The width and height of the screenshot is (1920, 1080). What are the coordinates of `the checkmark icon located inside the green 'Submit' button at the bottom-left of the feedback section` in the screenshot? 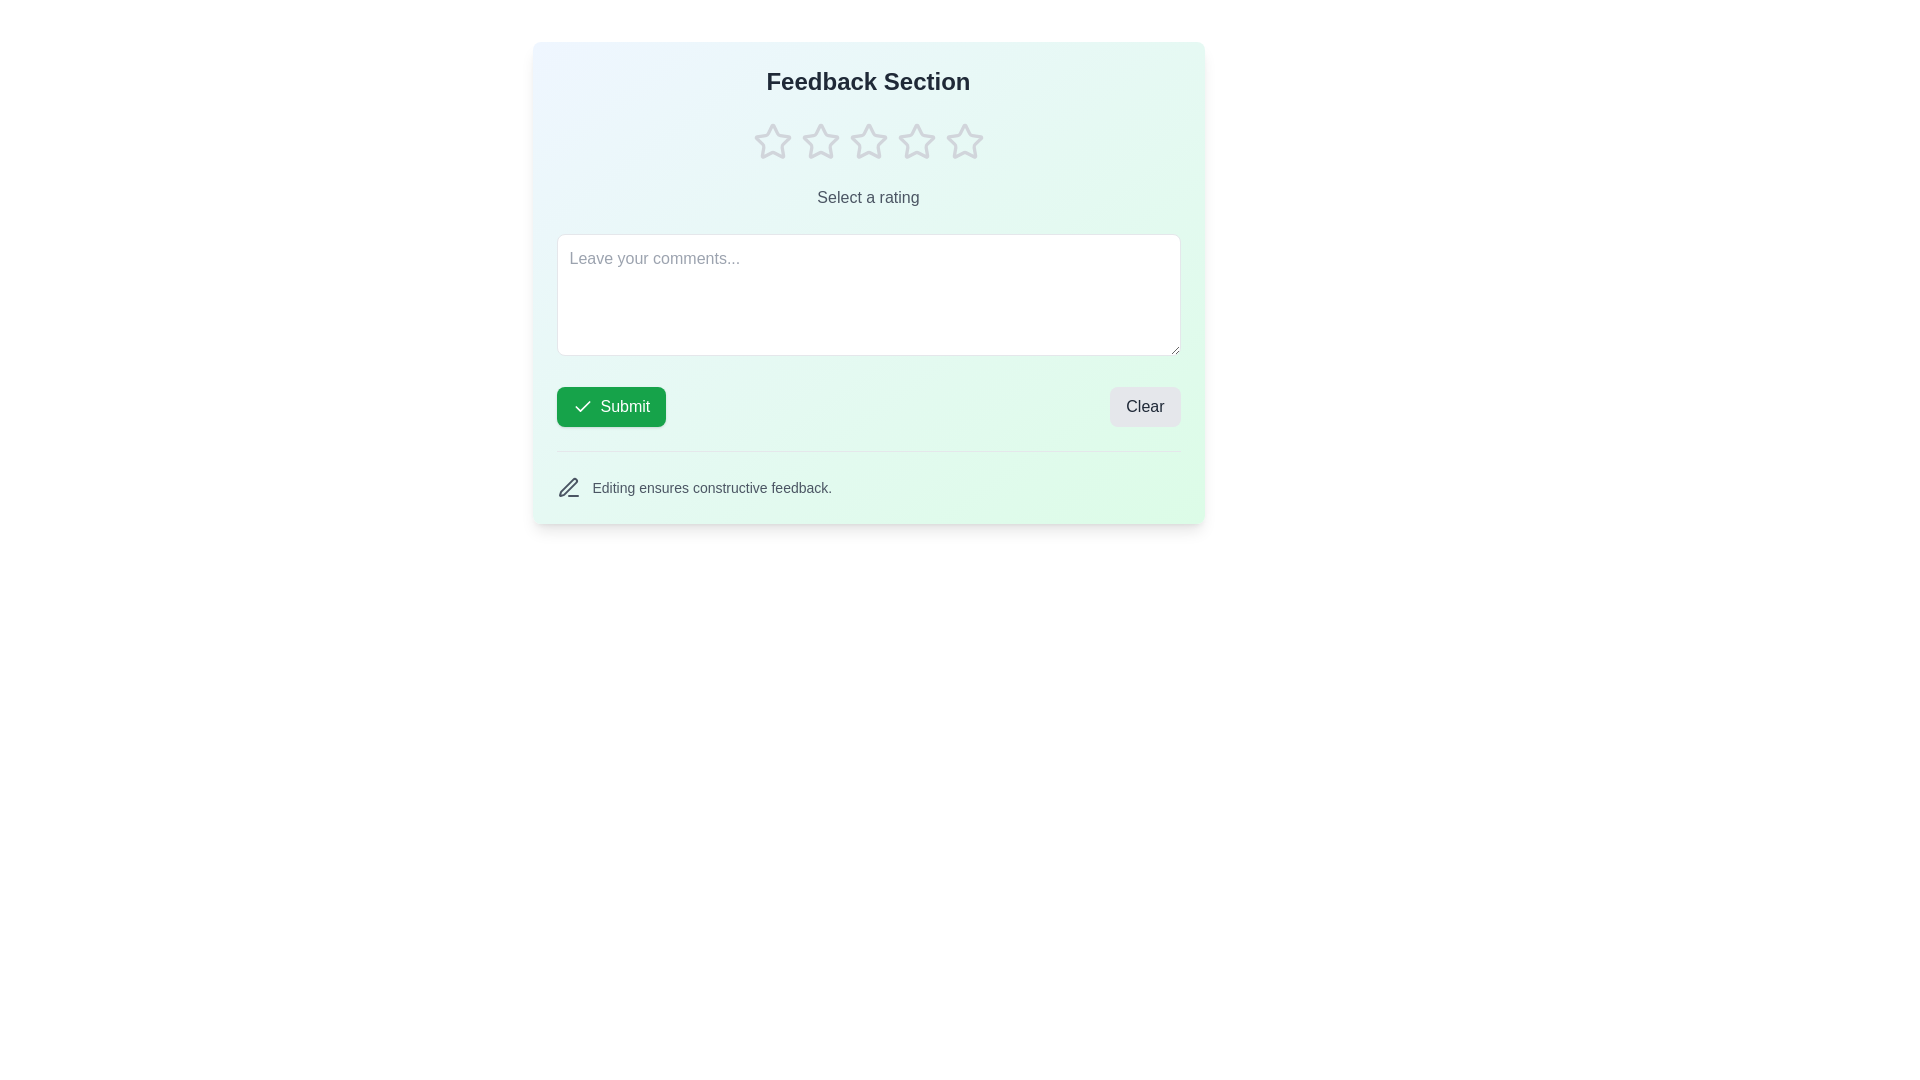 It's located at (581, 406).